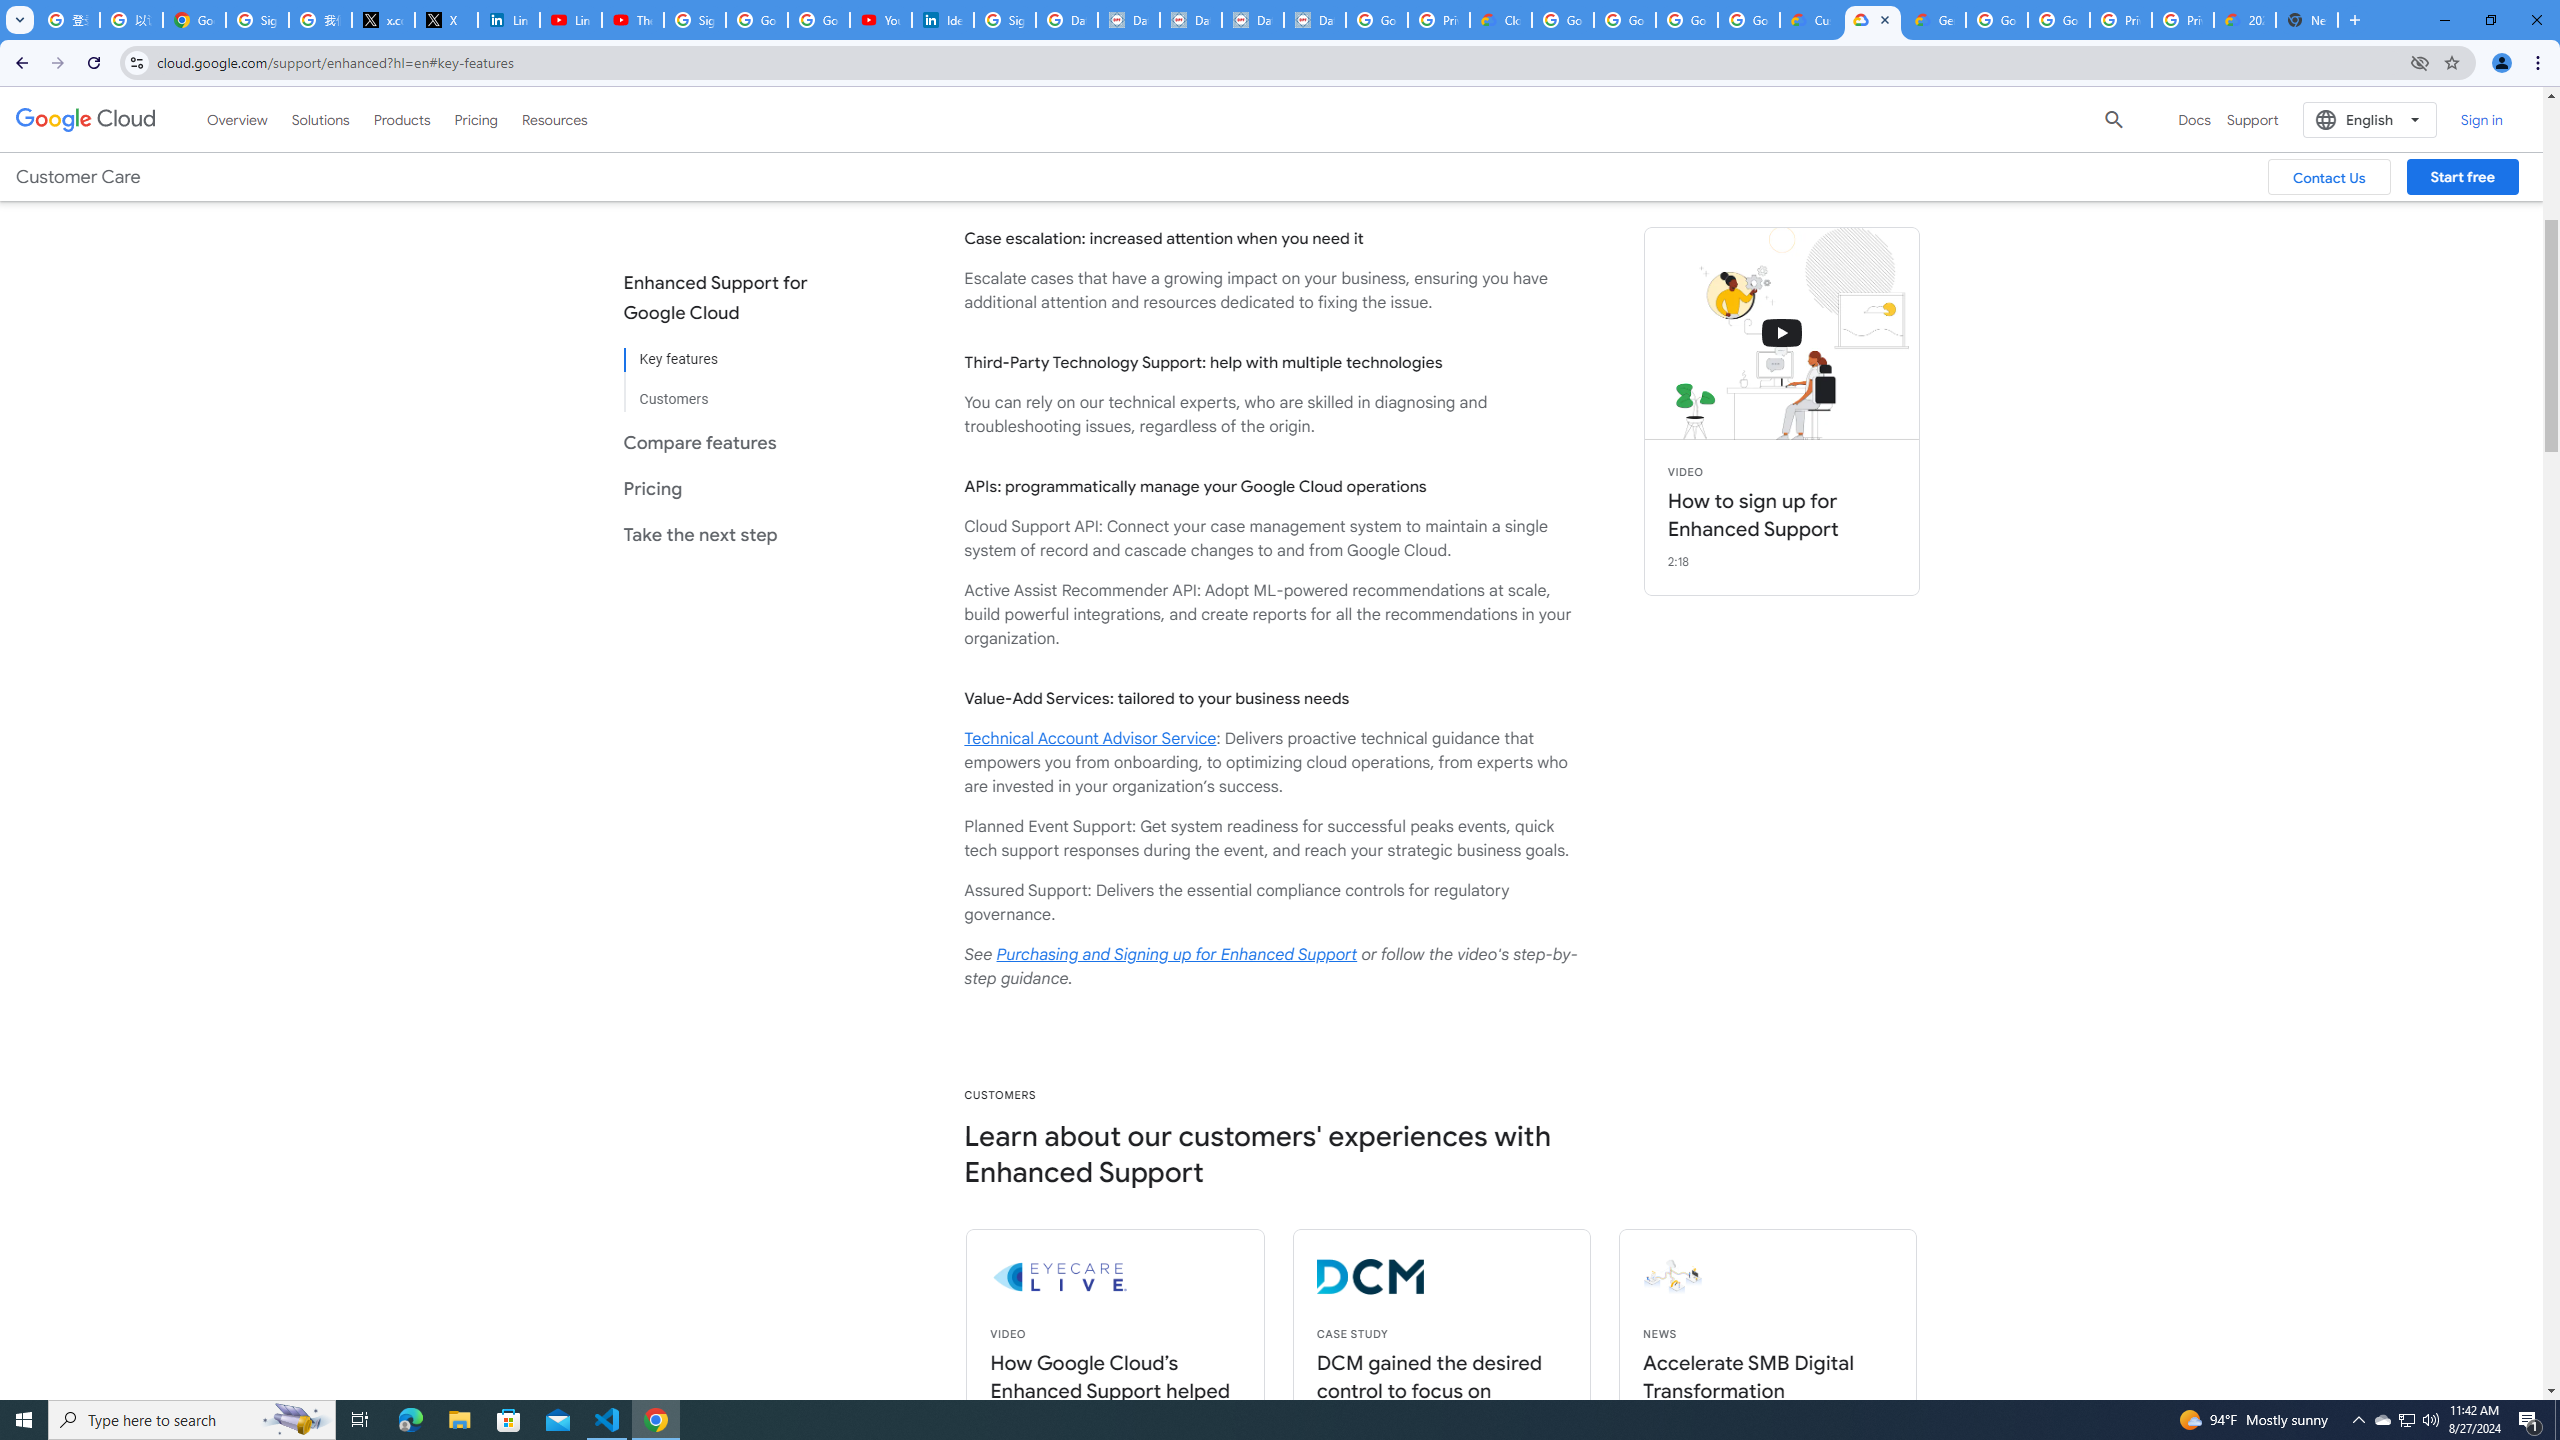 This screenshot has height=1440, width=2560. What do you see at coordinates (731, 390) in the screenshot?
I see `'Customers'` at bounding box center [731, 390].